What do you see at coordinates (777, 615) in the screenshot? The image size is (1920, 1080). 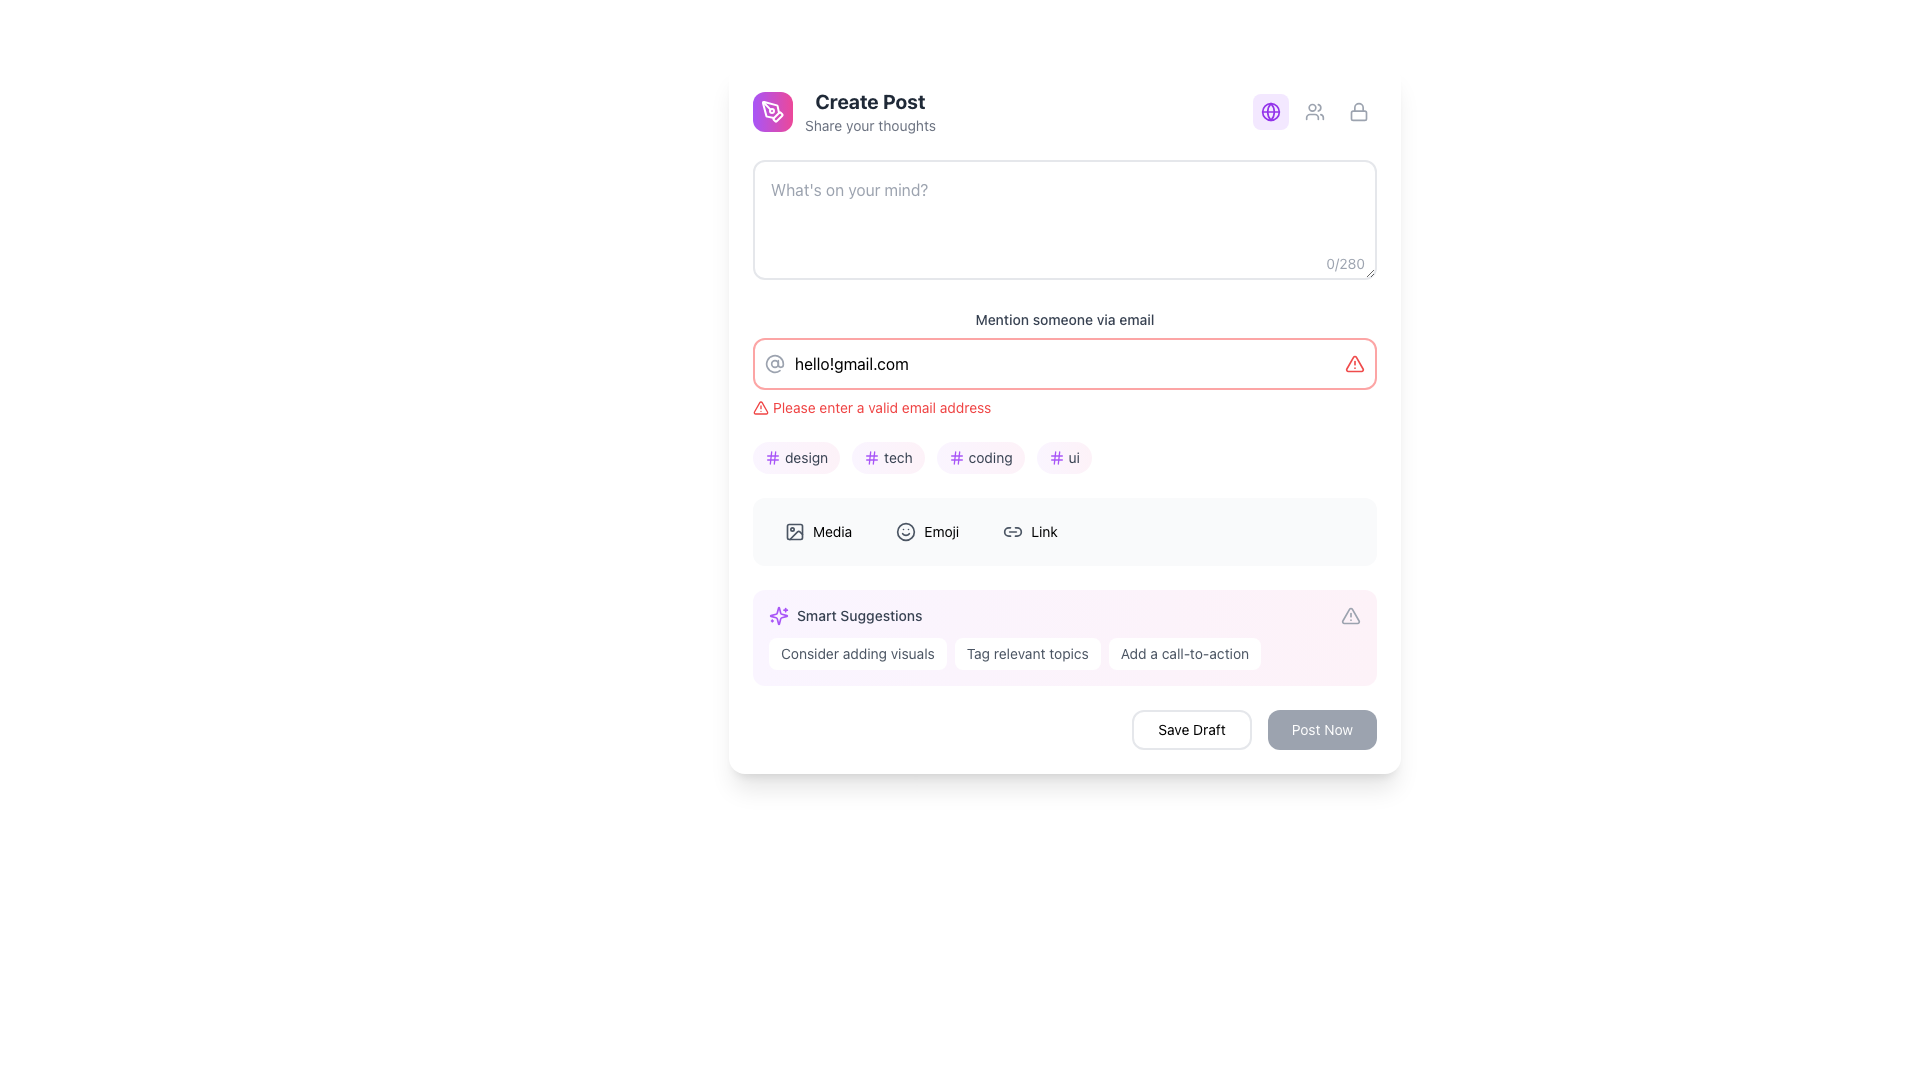 I see `the purple sparkle icon located in the 'Smart Suggestions' section, which is positioned to the left of the text 'Smart Suggestions'` at bounding box center [777, 615].